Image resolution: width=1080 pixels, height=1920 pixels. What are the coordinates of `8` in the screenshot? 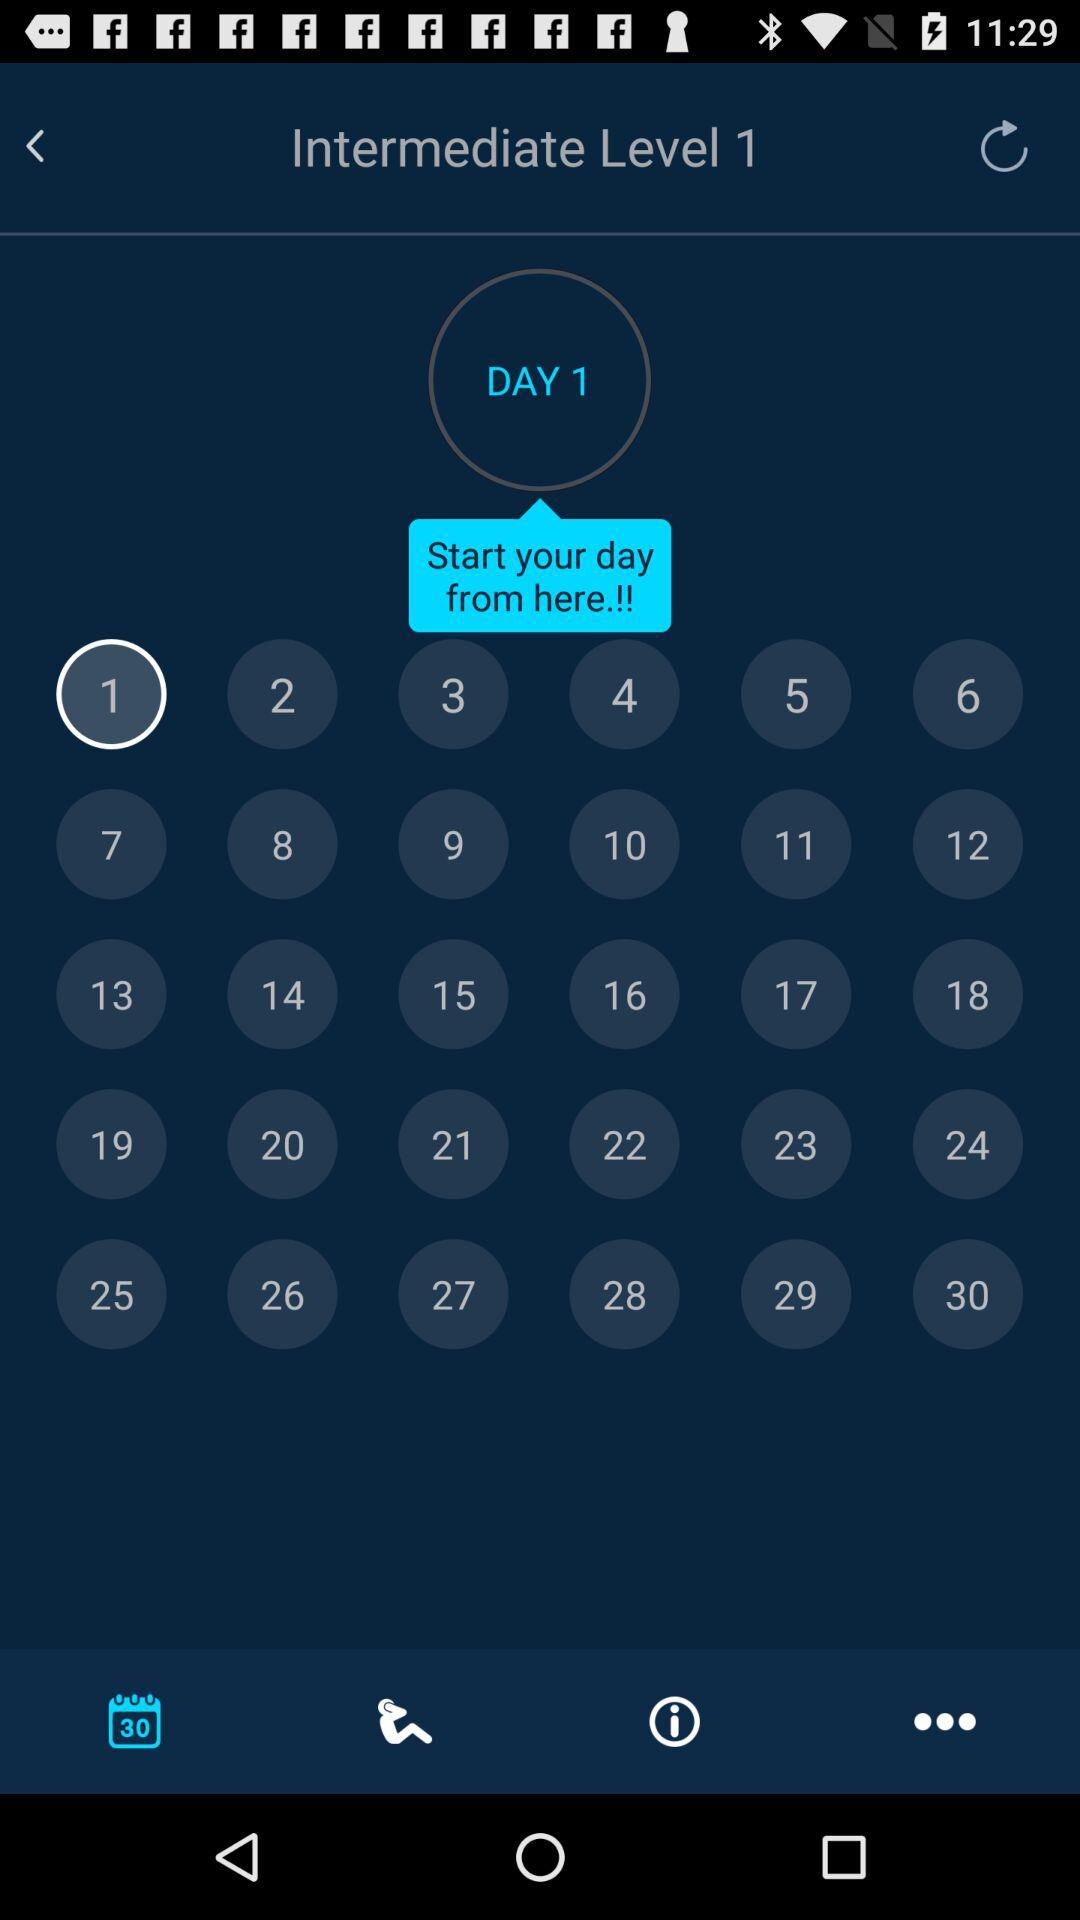 It's located at (282, 844).